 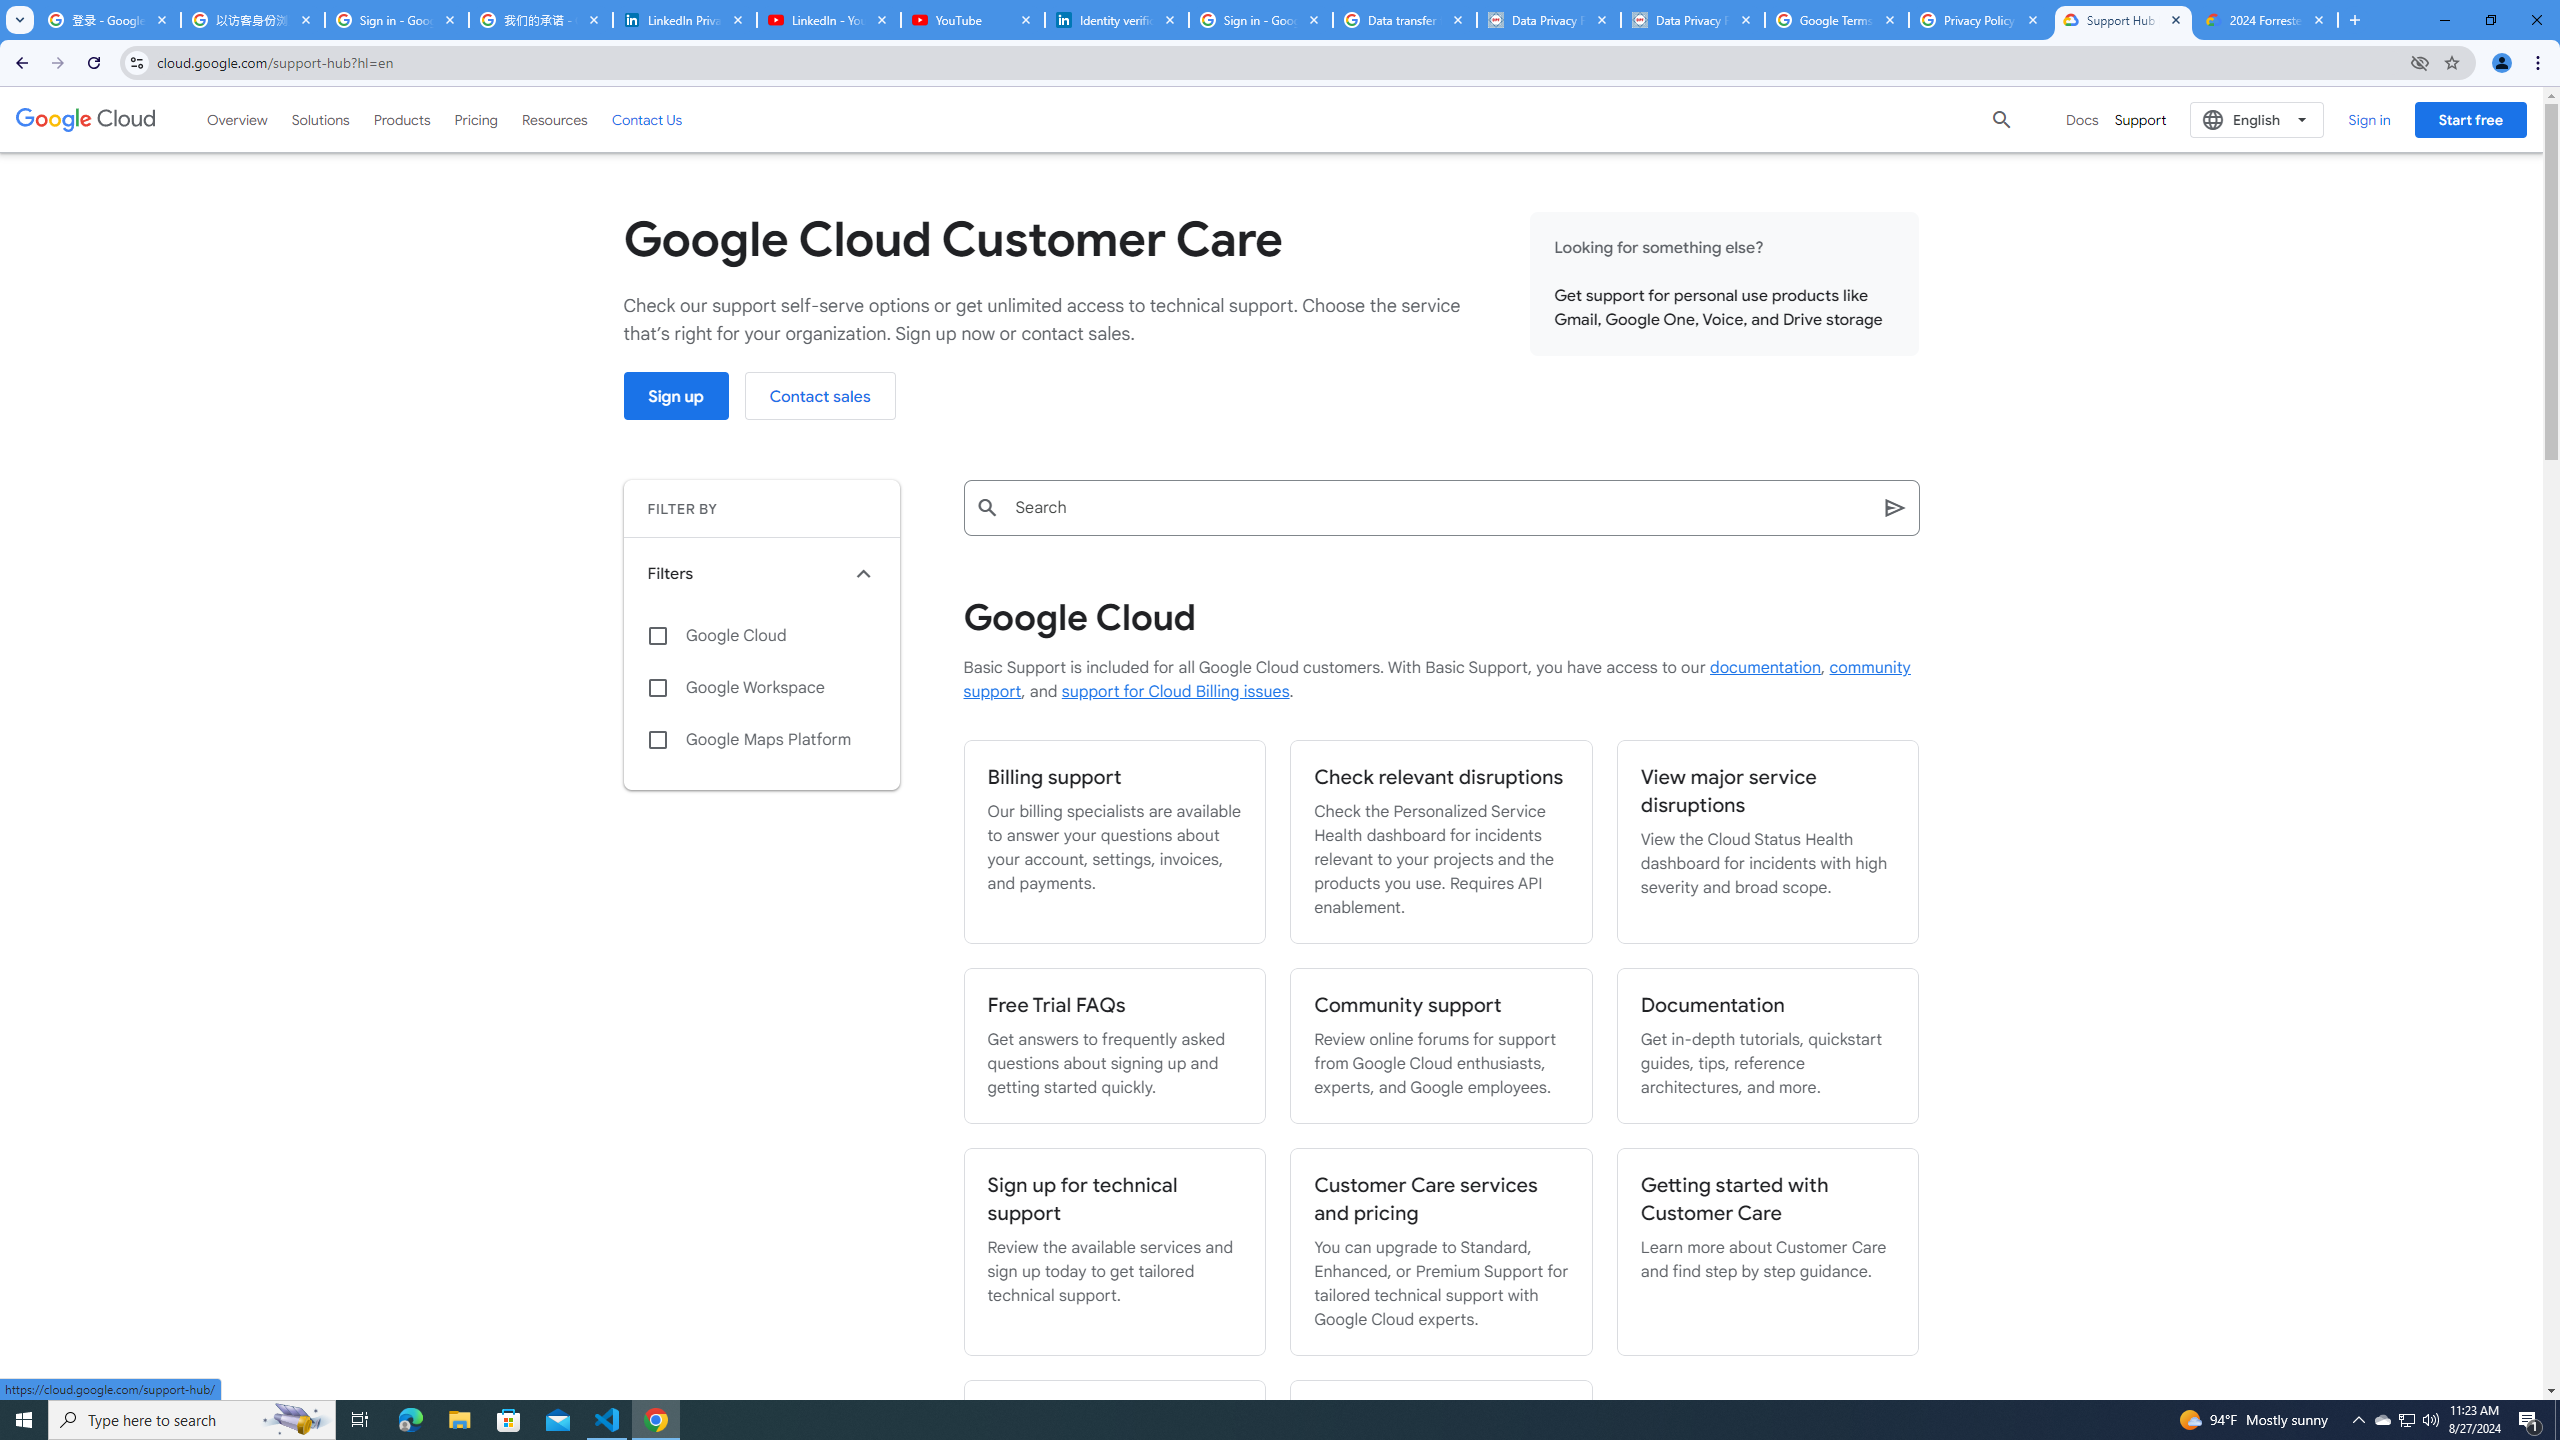 What do you see at coordinates (2502, 62) in the screenshot?
I see `'You'` at bounding box center [2502, 62].